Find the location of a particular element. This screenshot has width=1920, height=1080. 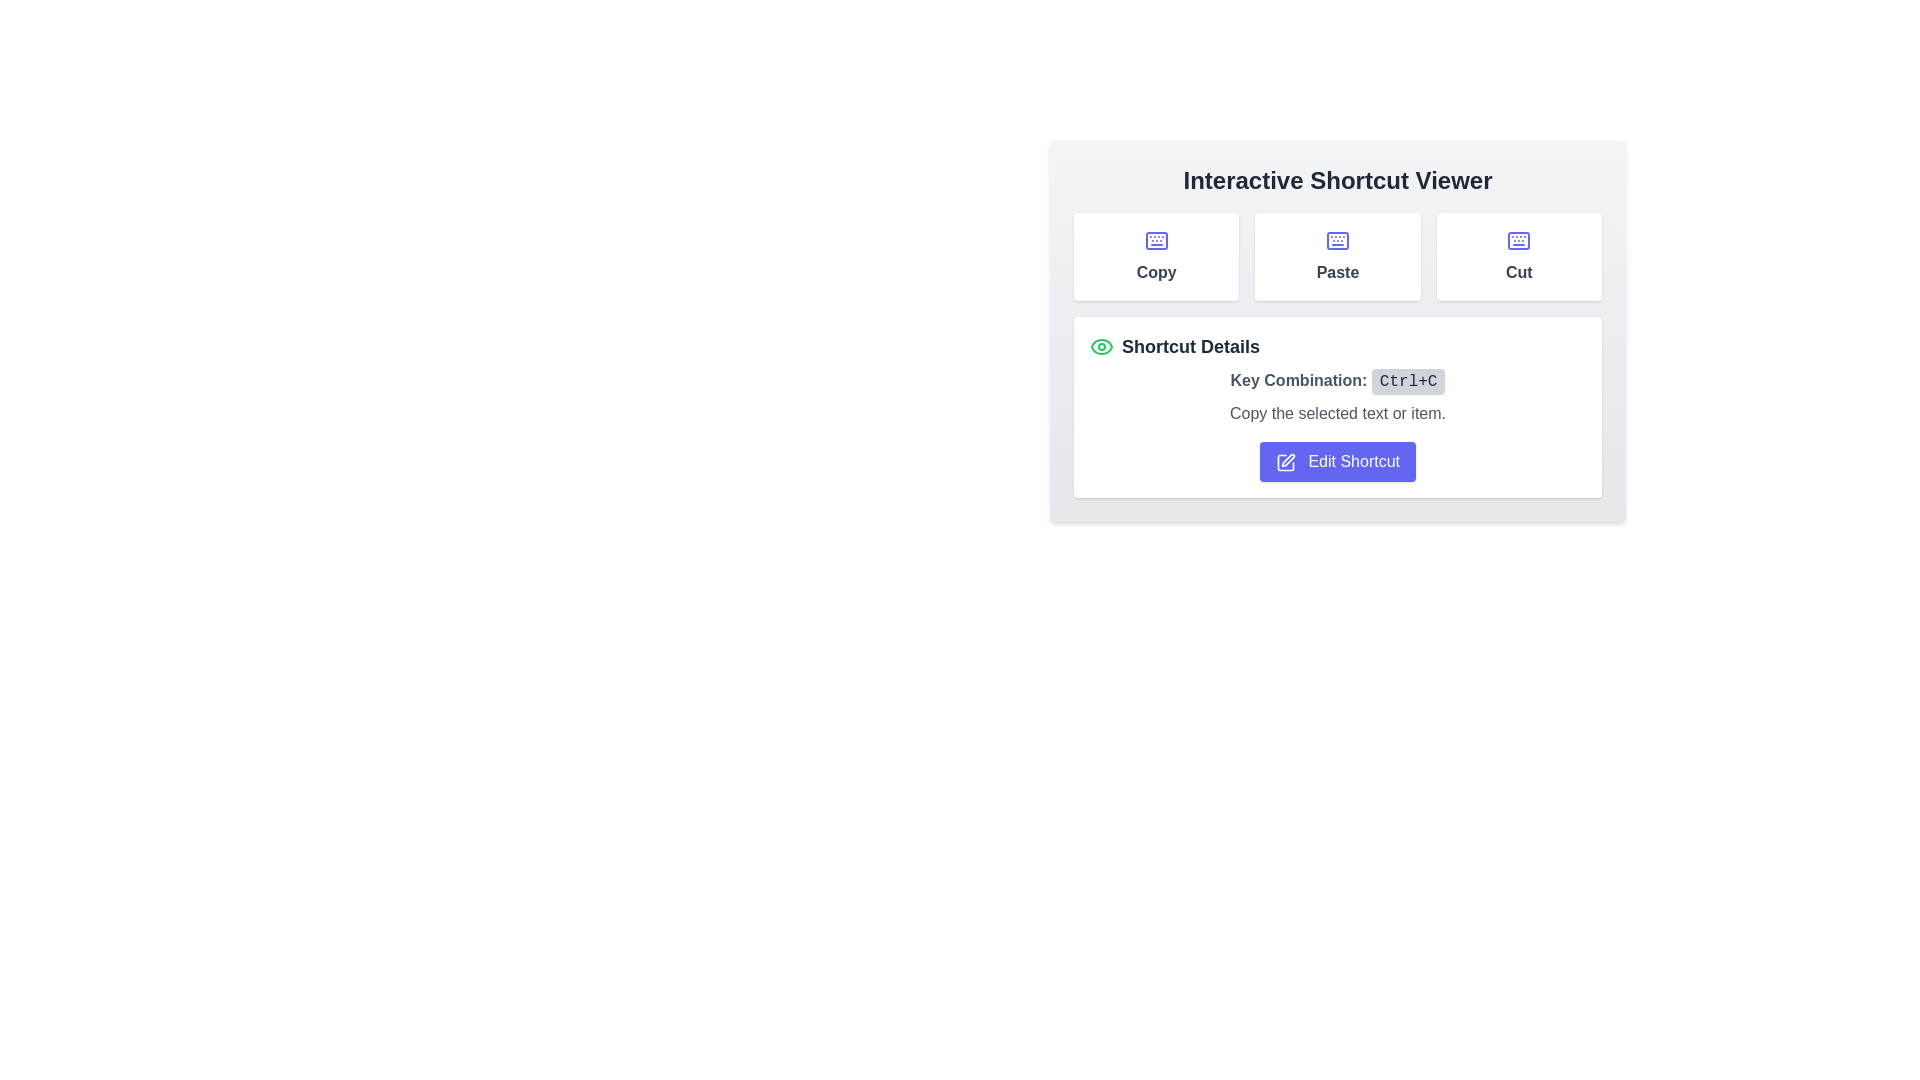

the button located at the bottom of the 'Shortcut Details' section is located at coordinates (1338, 462).